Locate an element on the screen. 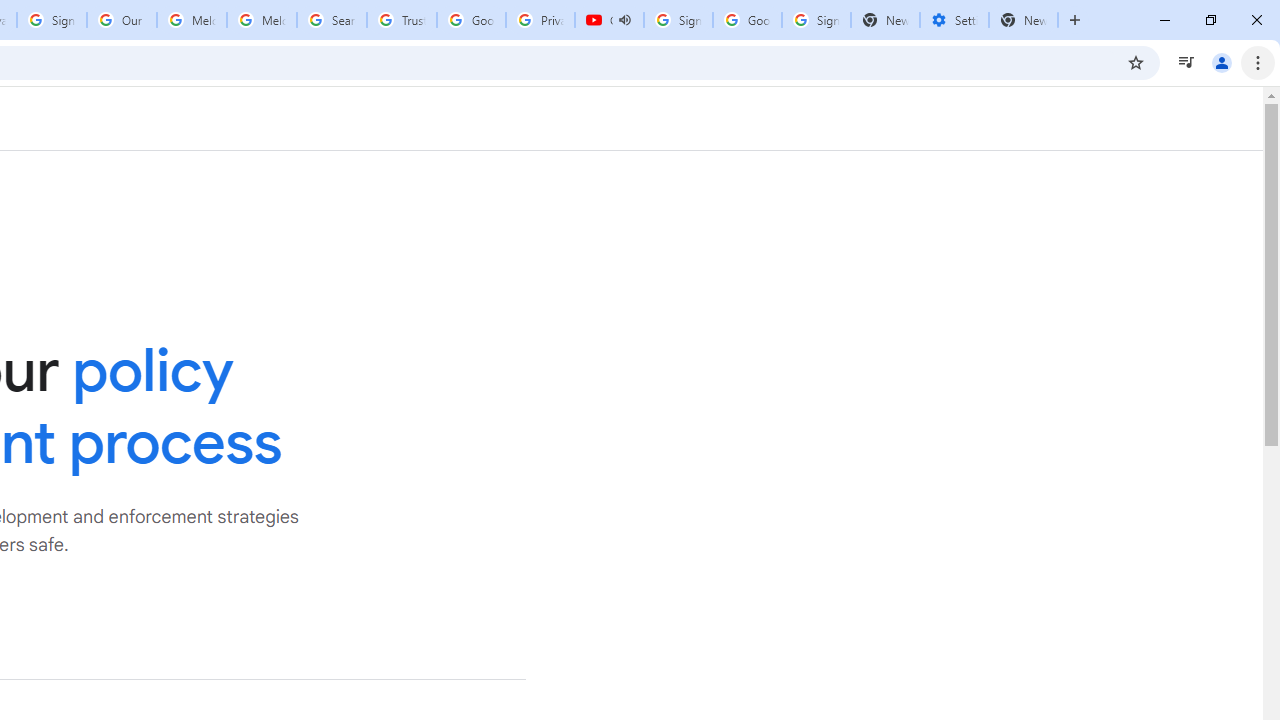 This screenshot has height=720, width=1280. 'Settings - Addresses and more' is located at coordinates (953, 20).